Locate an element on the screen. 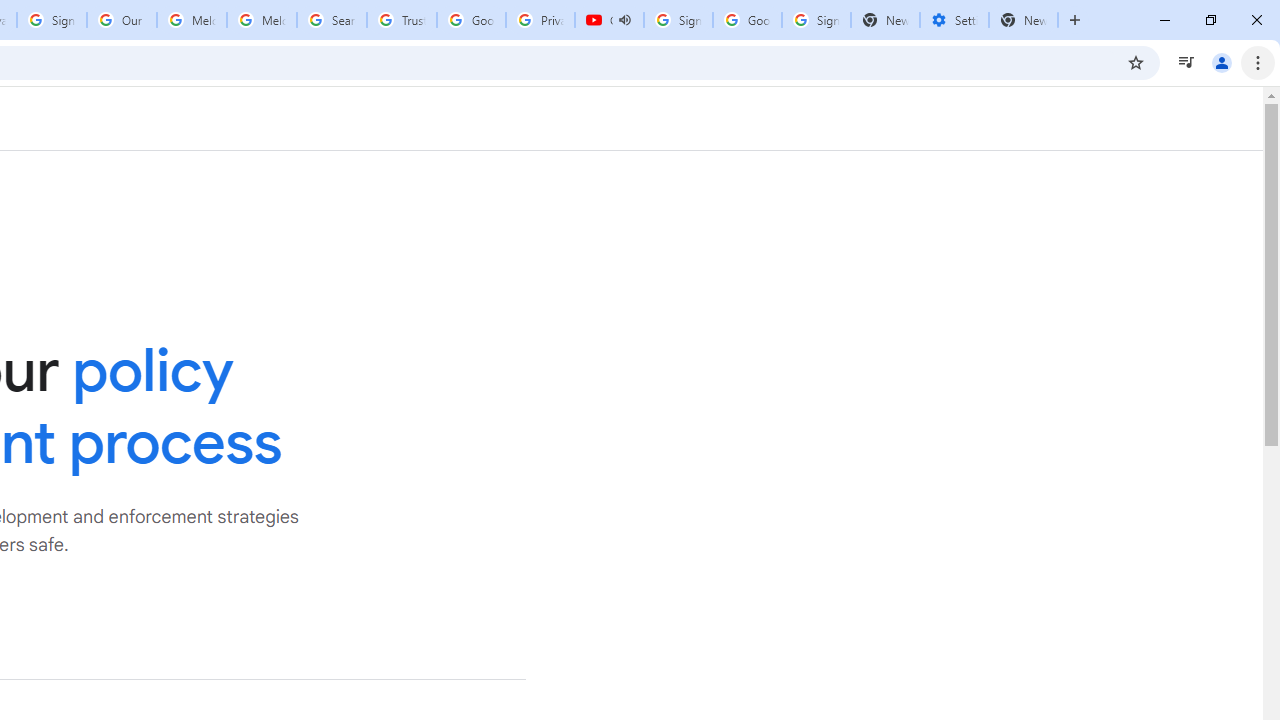 This screenshot has height=720, width=1280. 'Settings - Addresses and more' is located at coordinates (953, 20).